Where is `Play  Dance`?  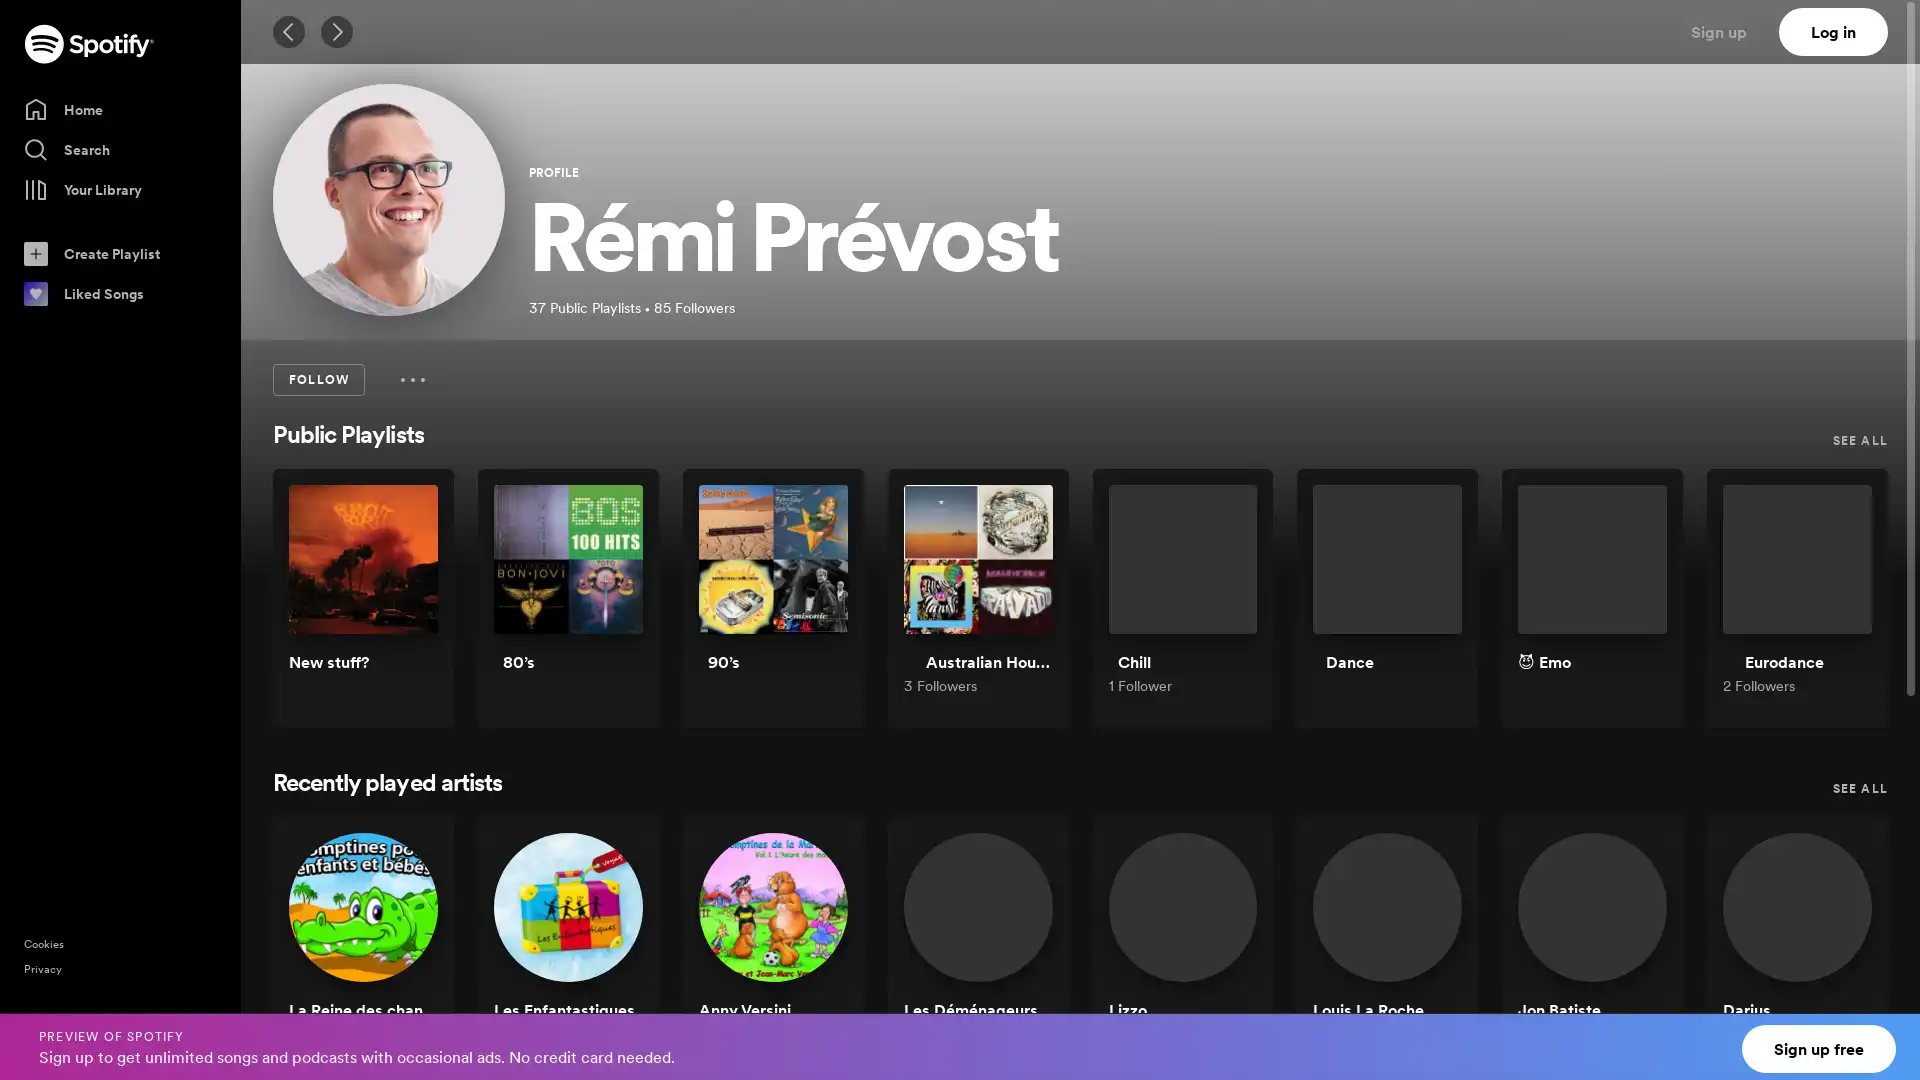
Play  Dance is located at coordinates (1429, 608).